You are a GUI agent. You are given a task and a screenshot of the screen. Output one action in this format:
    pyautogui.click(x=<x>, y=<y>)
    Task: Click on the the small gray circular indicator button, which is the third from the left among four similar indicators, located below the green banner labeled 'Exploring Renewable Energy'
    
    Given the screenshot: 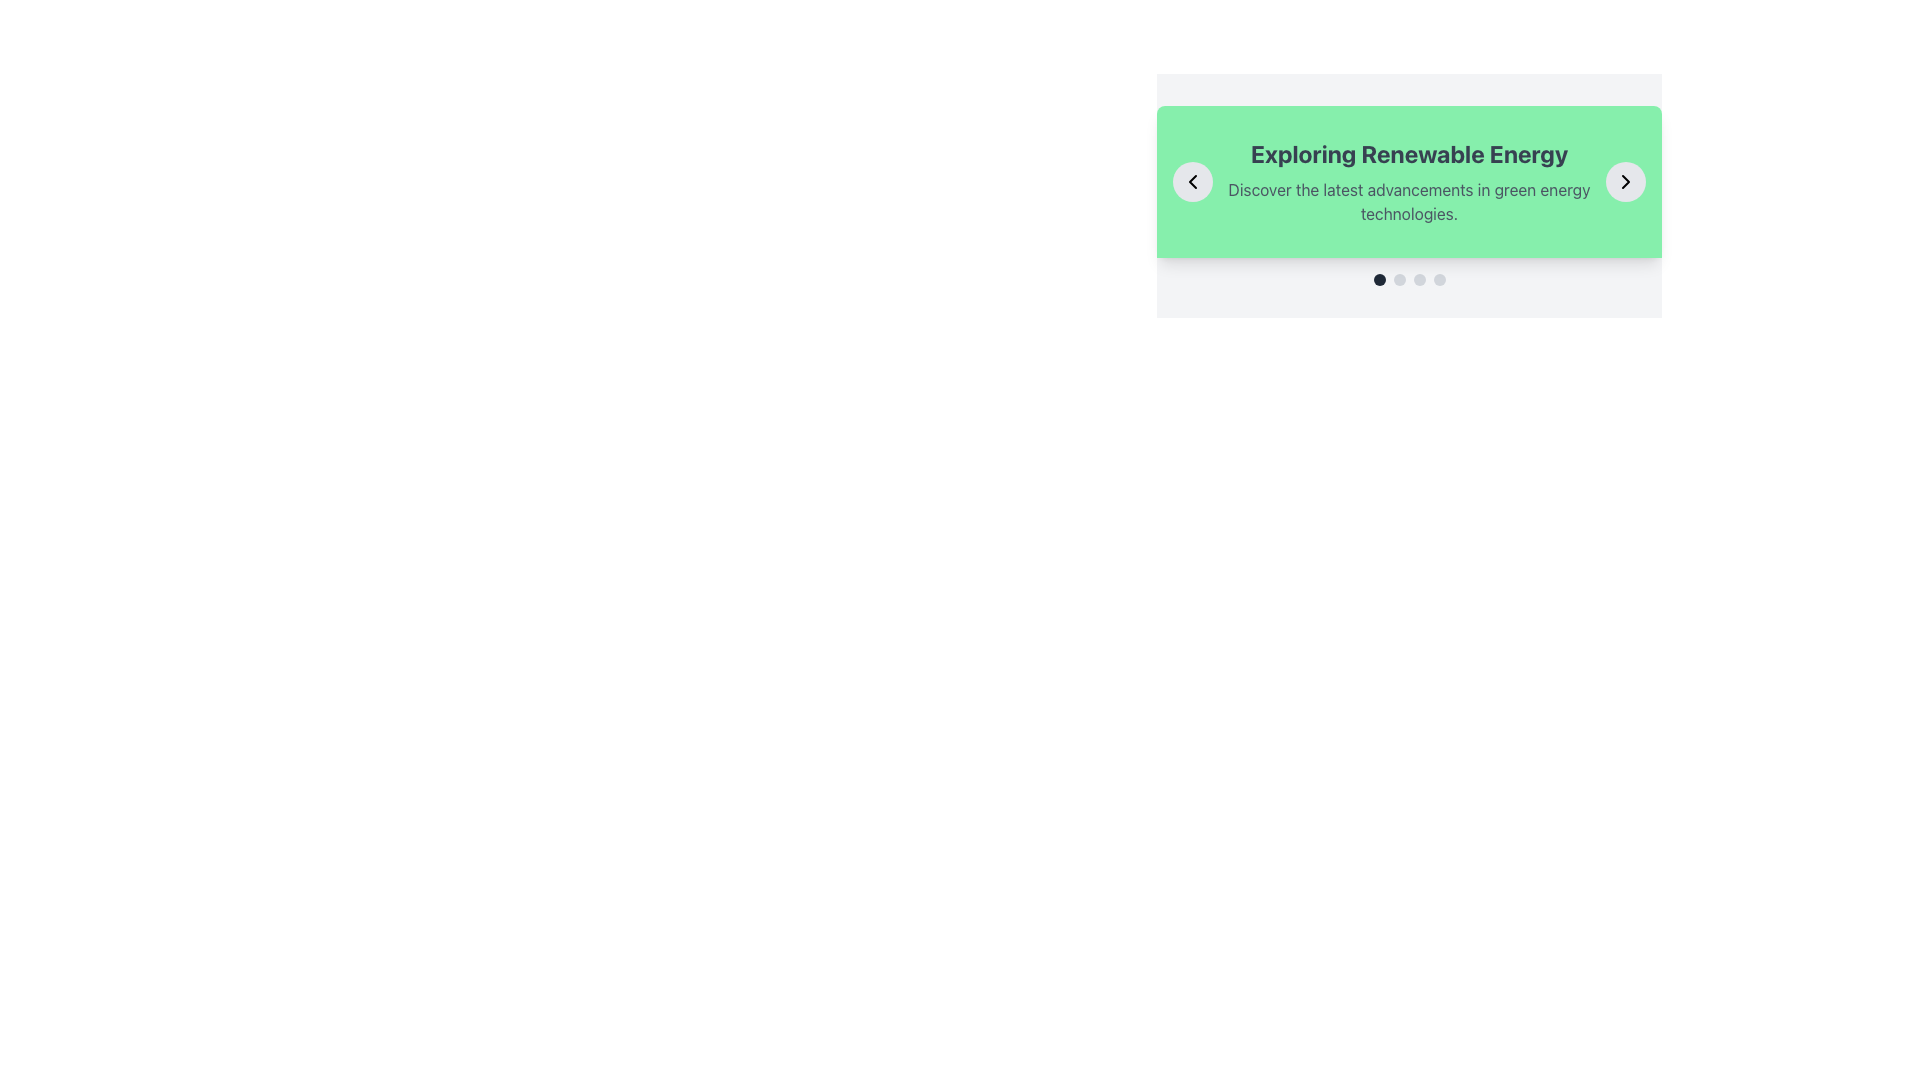 What is the action you would take?
    pyautogui.click(x=1418, y=280)
    